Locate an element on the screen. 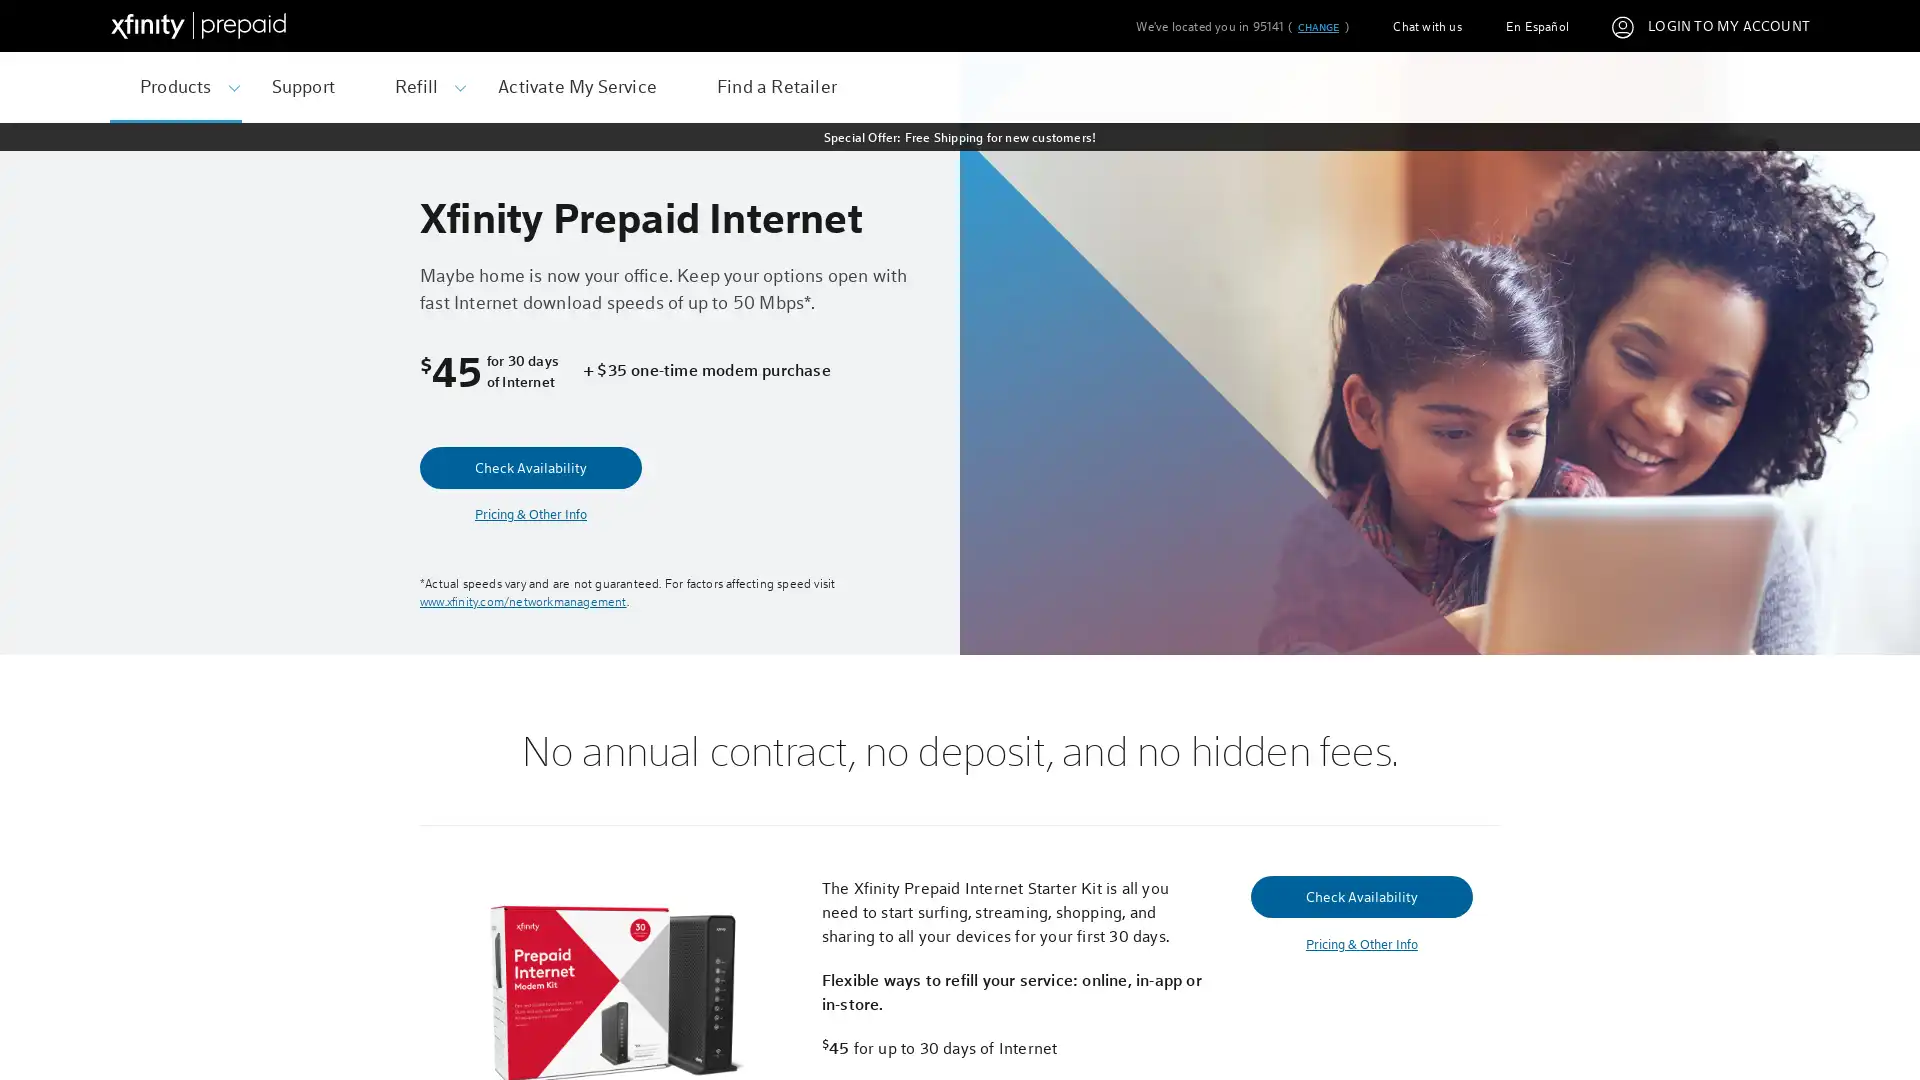 This screenshot has width=1920, height=1080. Close this dialog window is located at coordinates (1338, 464).